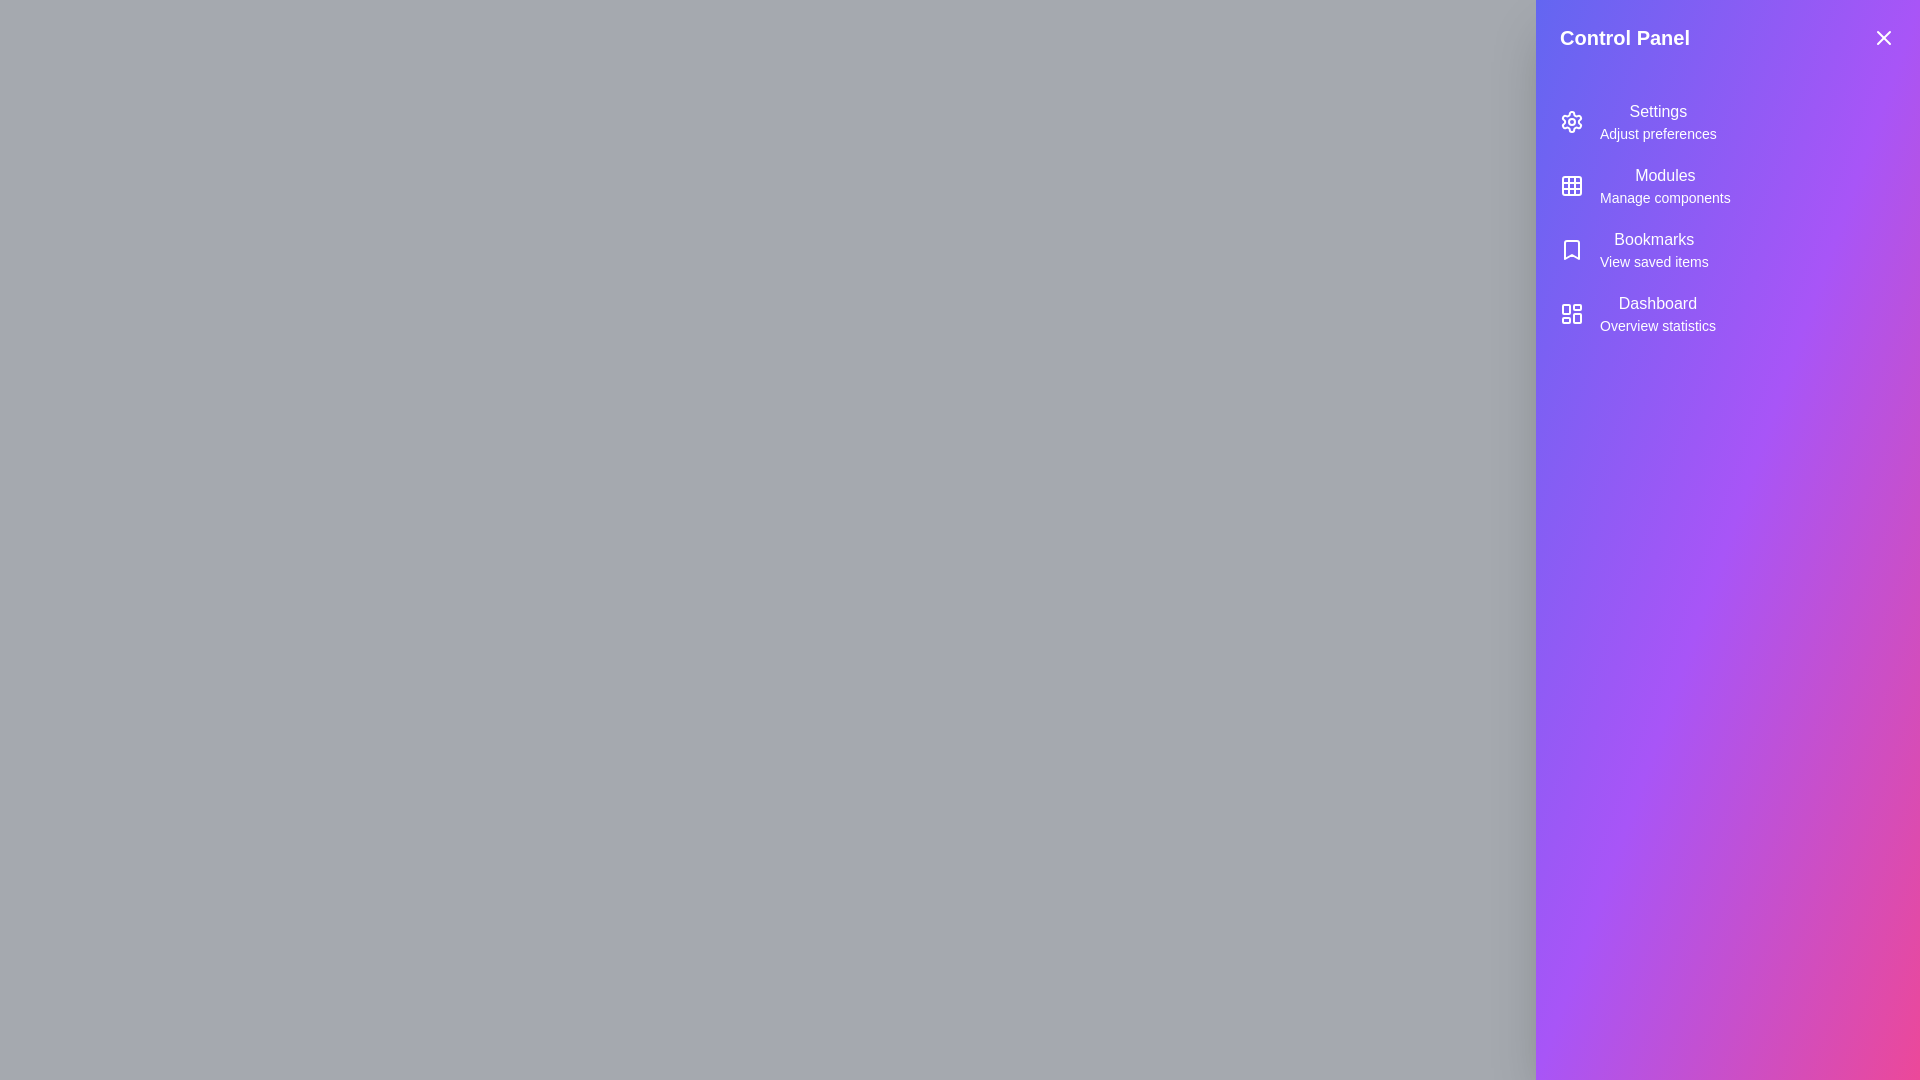 This screenshot has width=1920, height=1080. I want to click on the upper-left rectangle of the grid icon in the sidebar menu, which visually represents the 'Modules' section, so click(1570, 185).